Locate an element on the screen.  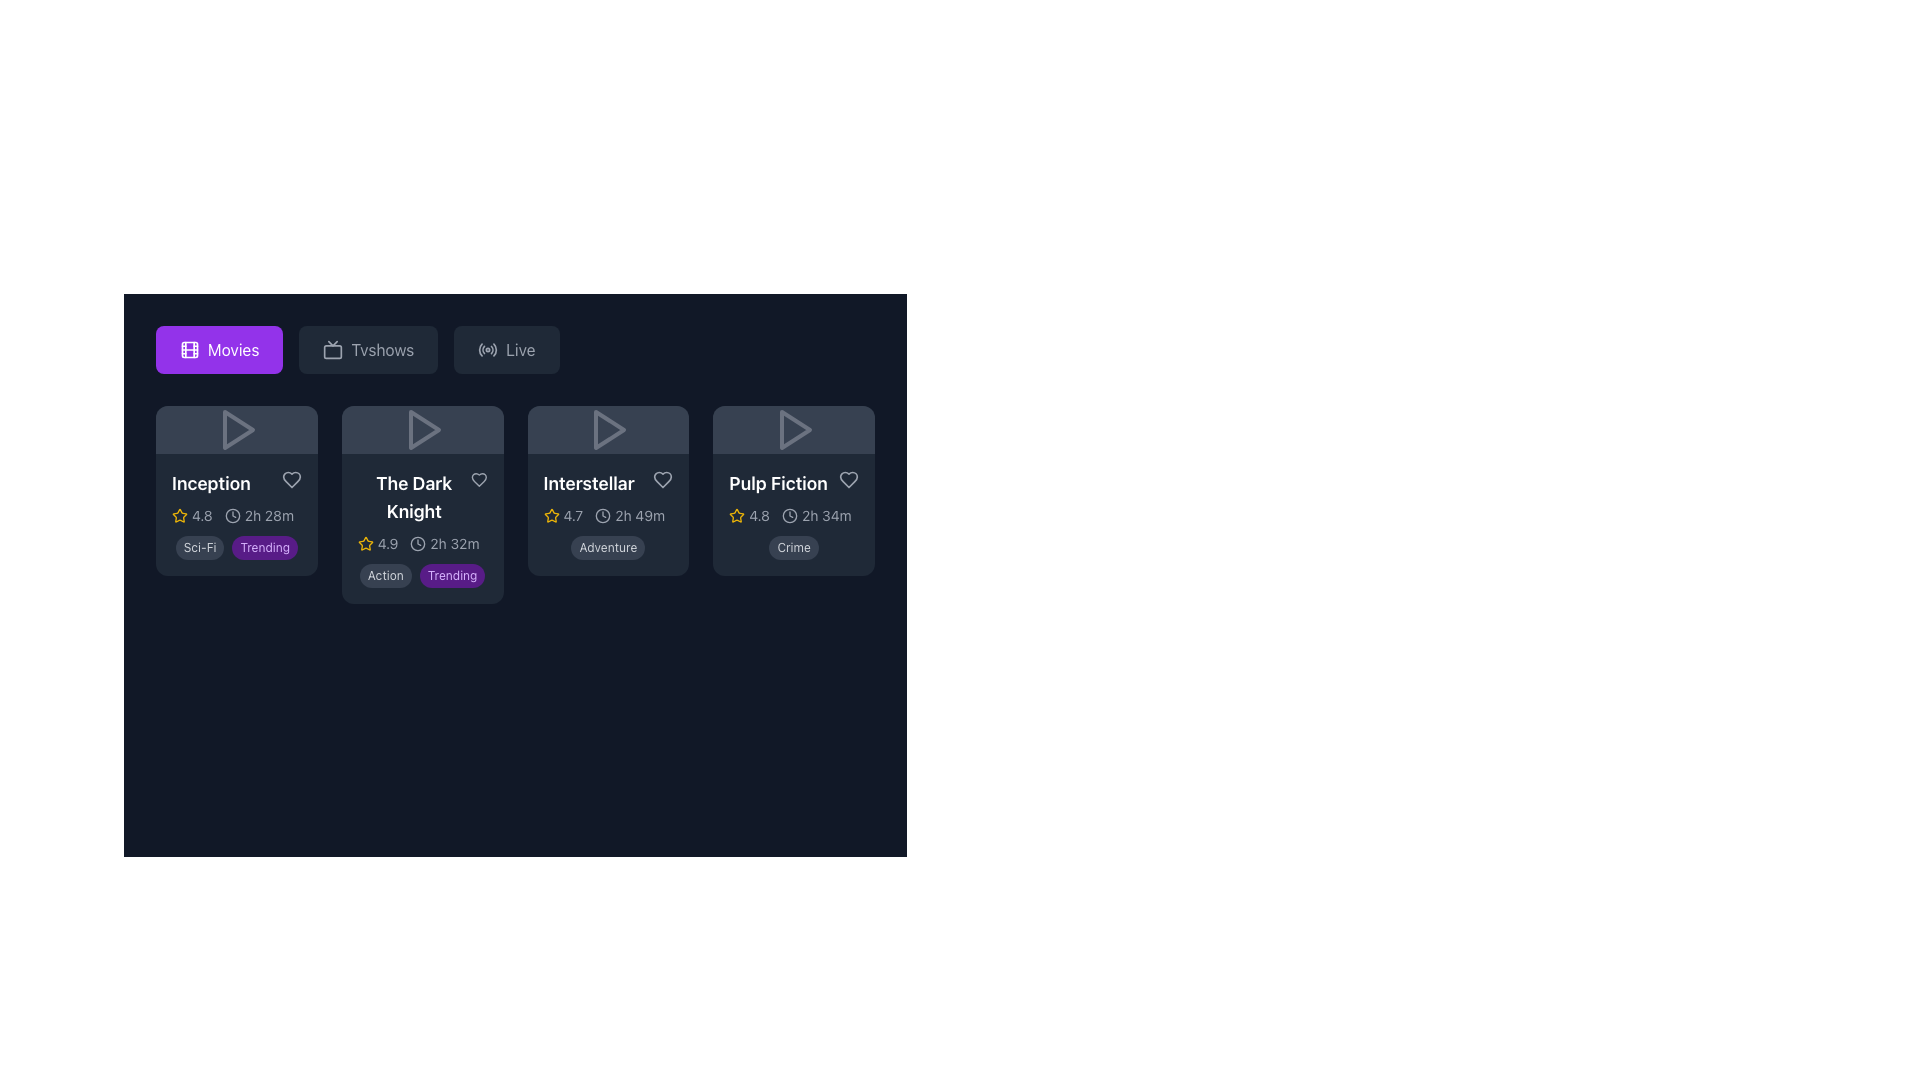
the circular outline of the clock face in the information panel for the 'Interstellar' movie, located in the third card of the displayed movie cards is located at coordinates (602, 515).